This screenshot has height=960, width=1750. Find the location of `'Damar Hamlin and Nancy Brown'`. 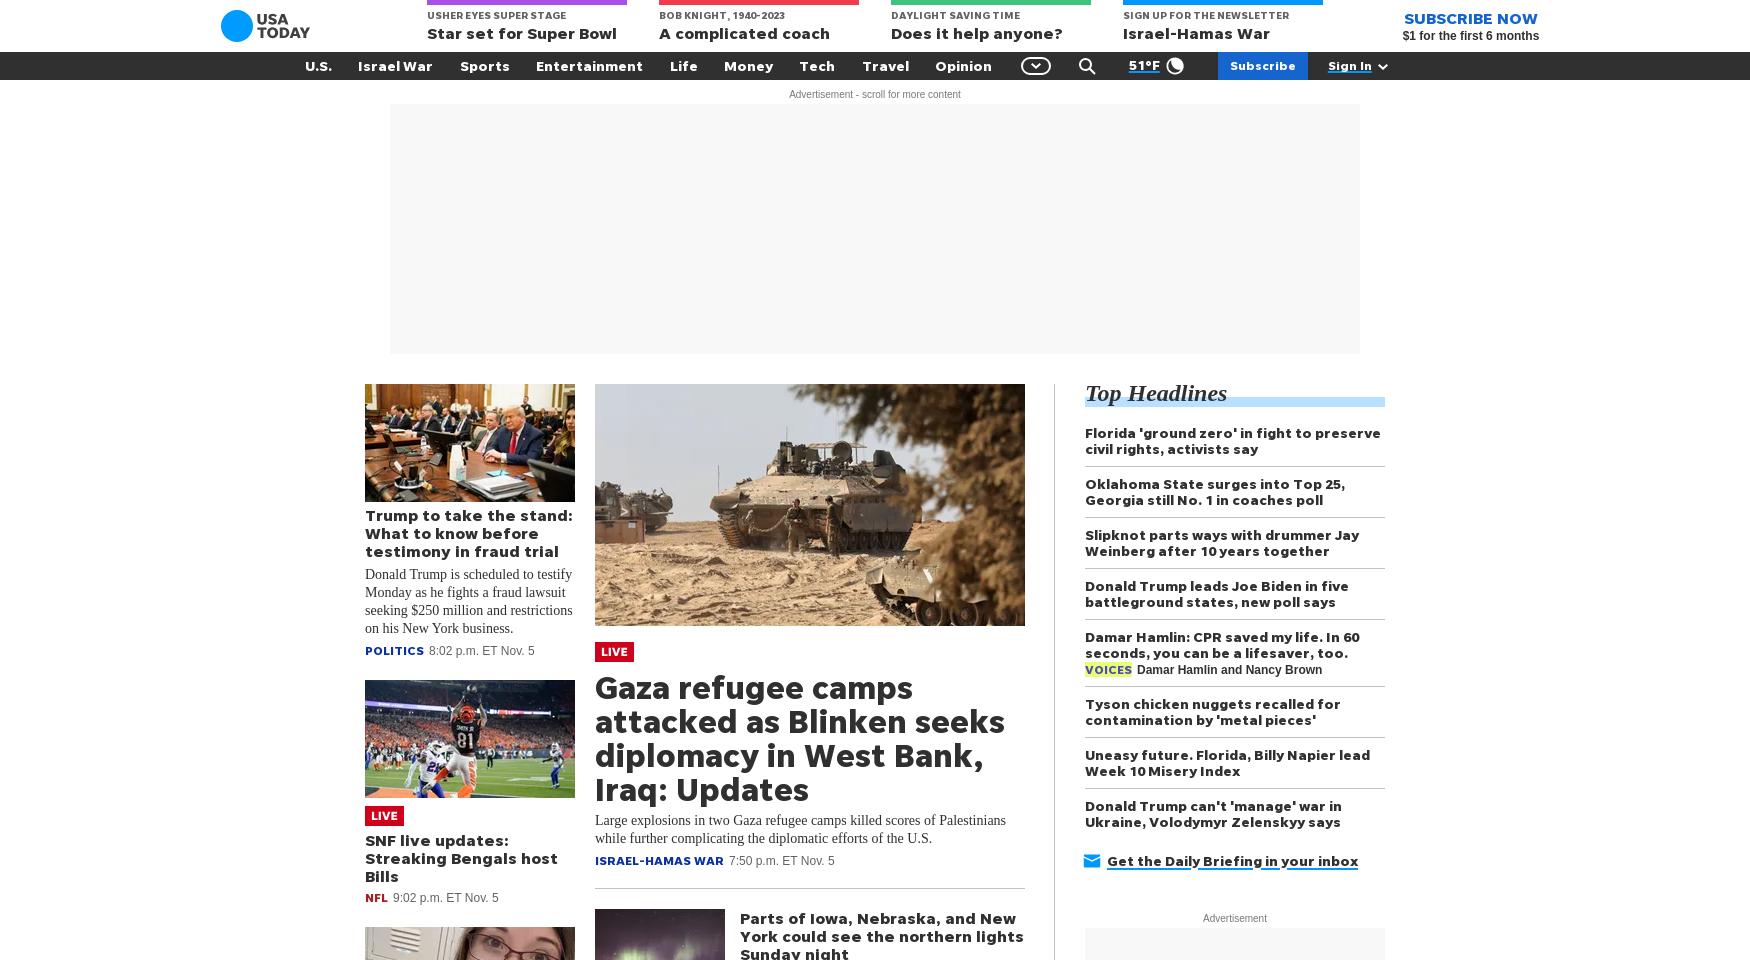

'Damar Hamlin and Nancy Brown' is located at coordinates (1135, 669).